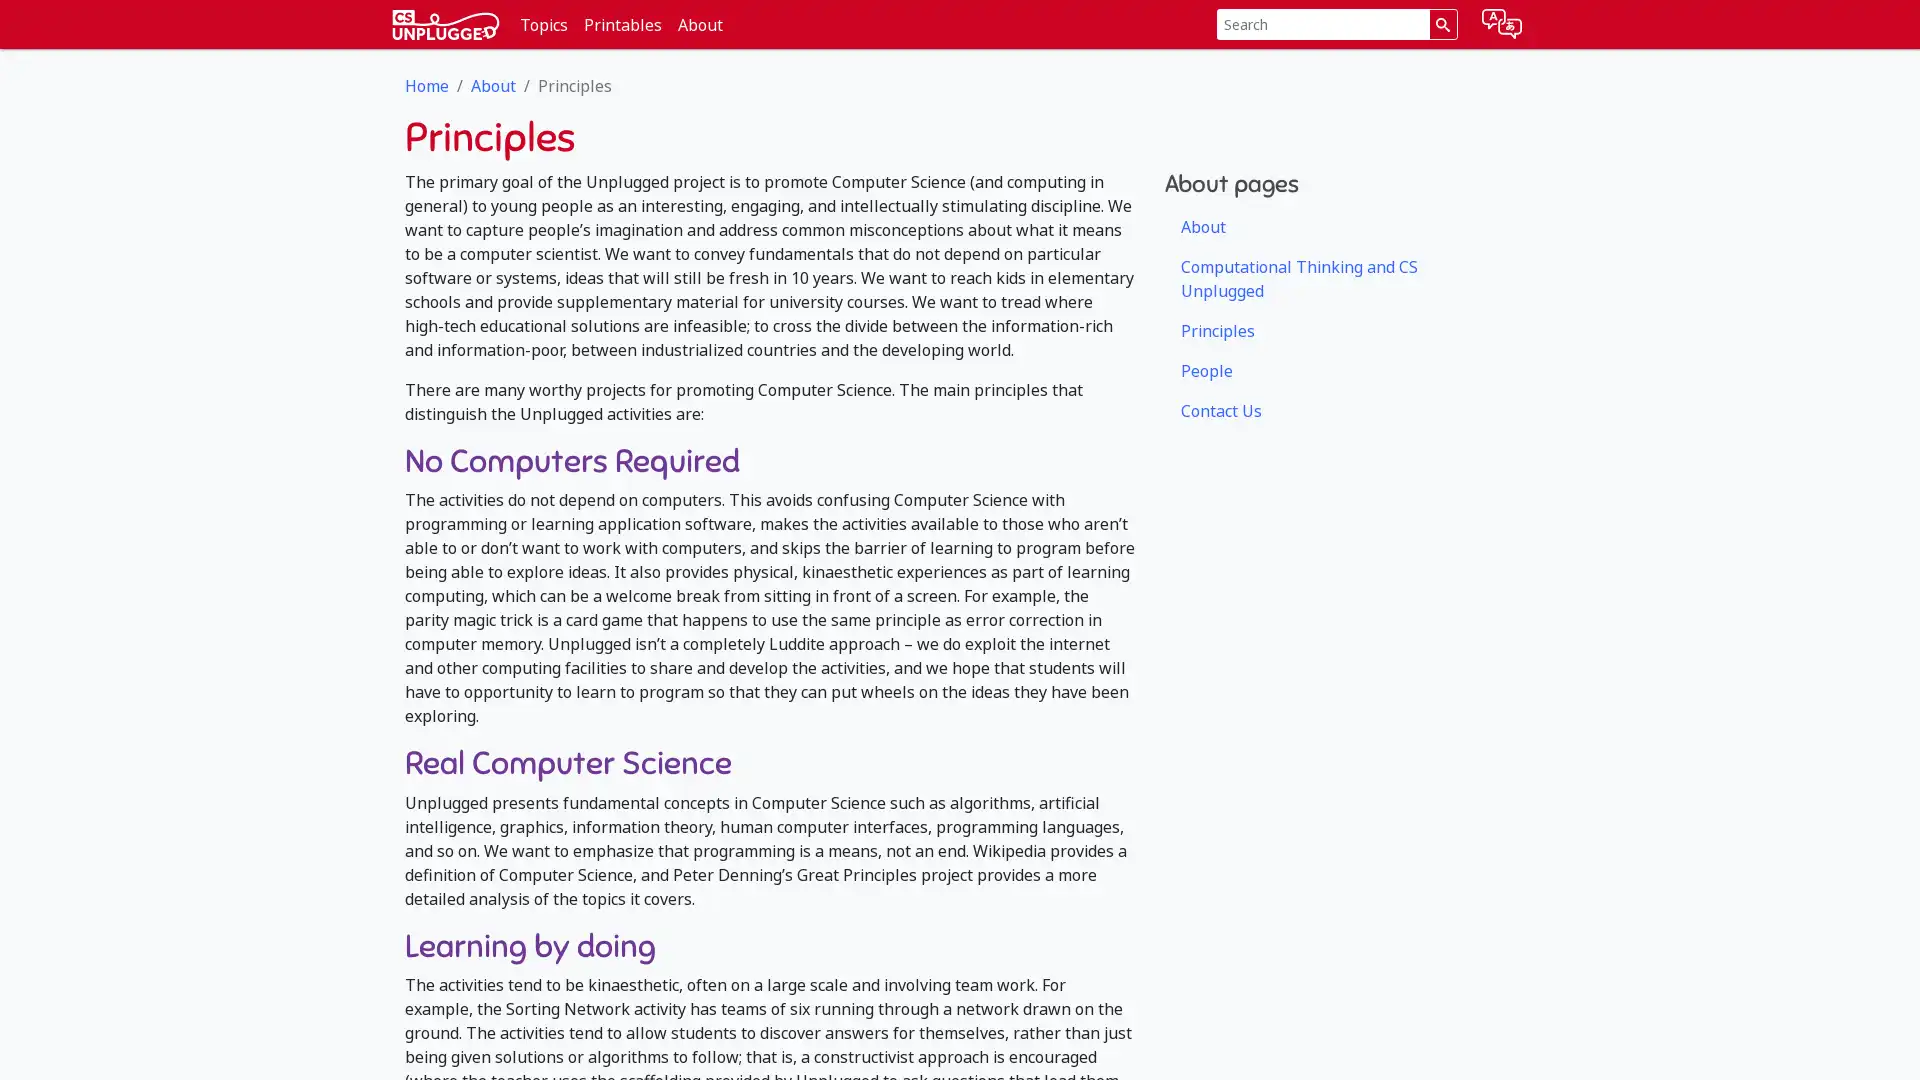 The width and height of the screenshot is (1920, 1080). I want to click on Search, so click(1442, 24).